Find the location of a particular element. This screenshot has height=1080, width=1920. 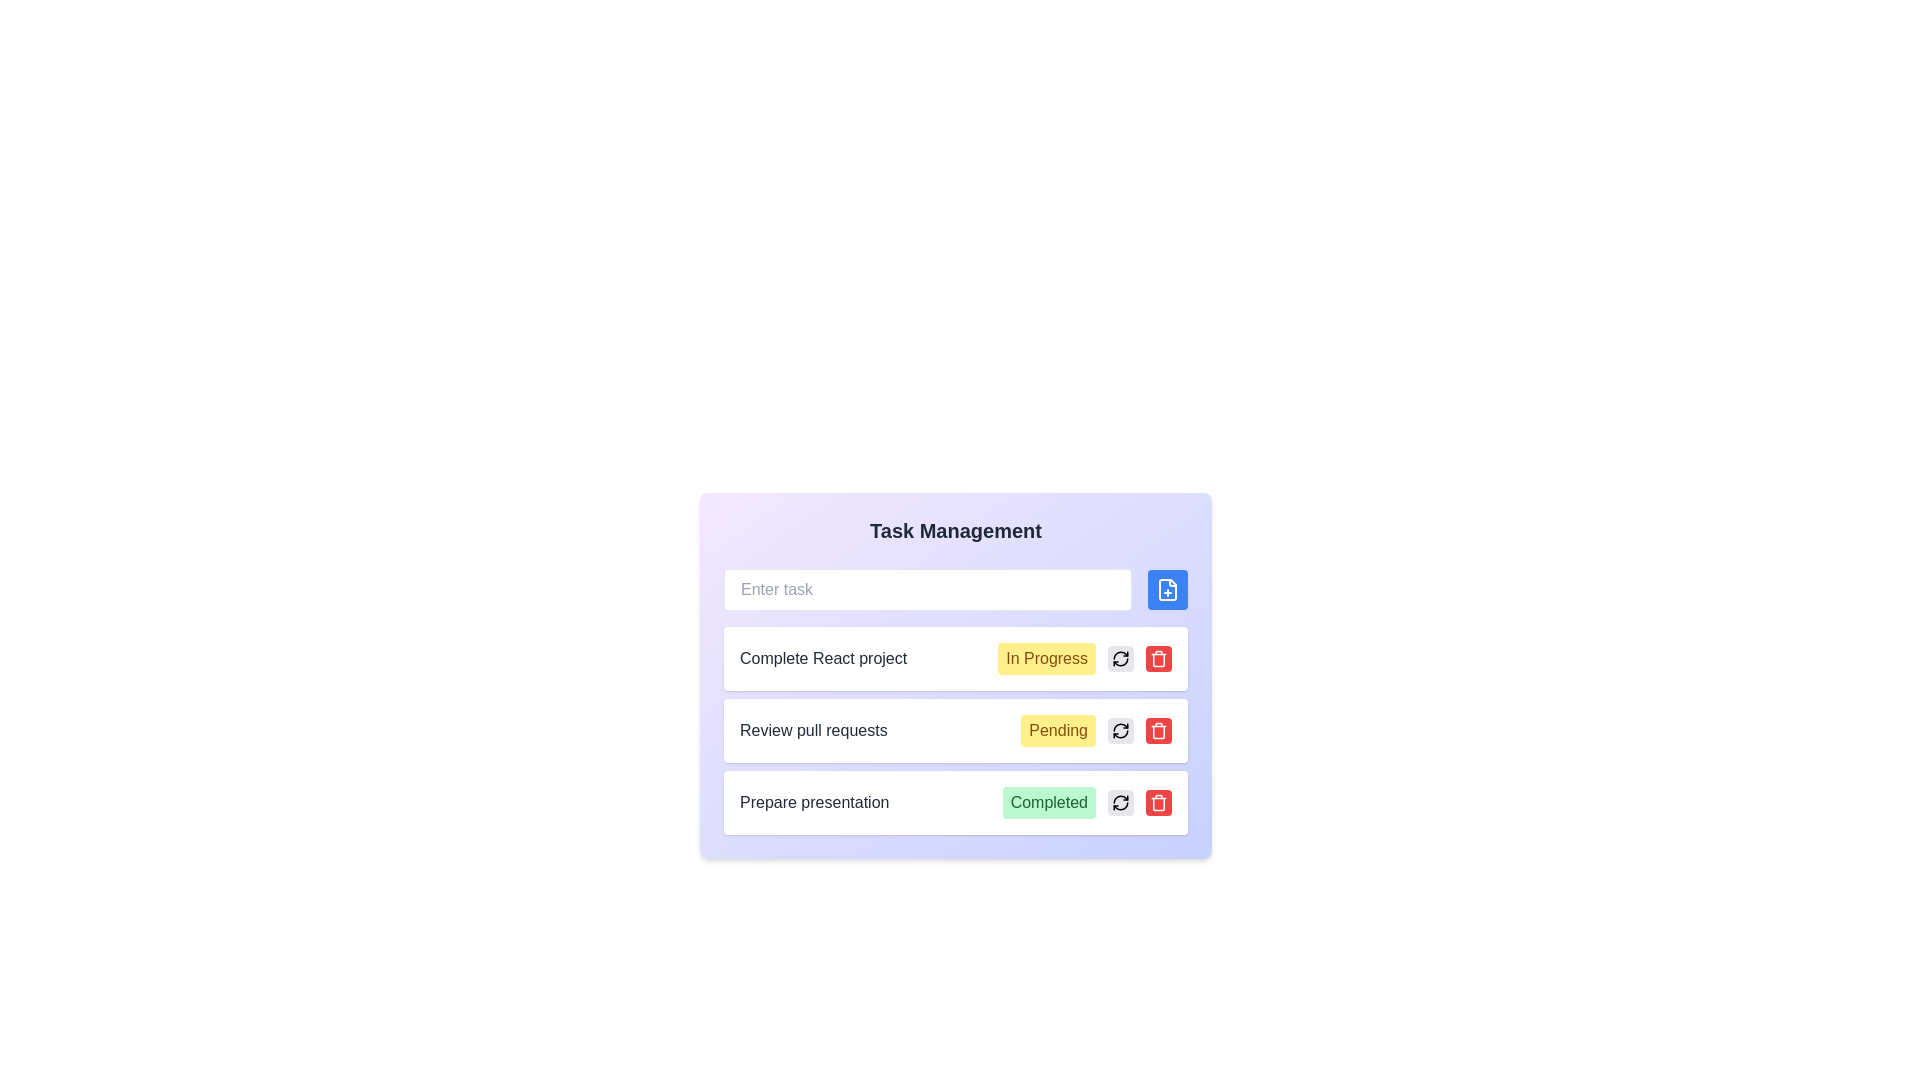

the delete button with a red background and trash bin icon, located in the 'In Progress' row is located at coordinates (1158, 659).